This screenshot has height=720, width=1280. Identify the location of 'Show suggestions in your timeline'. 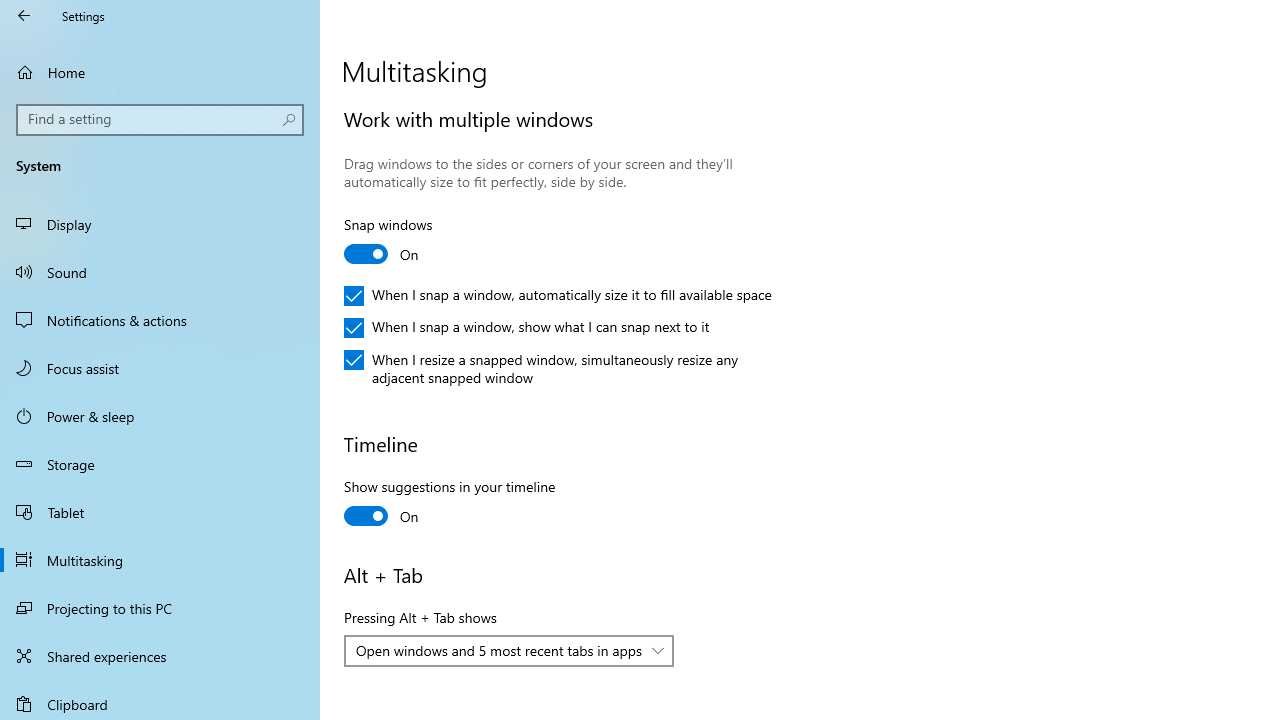
(448, 503).